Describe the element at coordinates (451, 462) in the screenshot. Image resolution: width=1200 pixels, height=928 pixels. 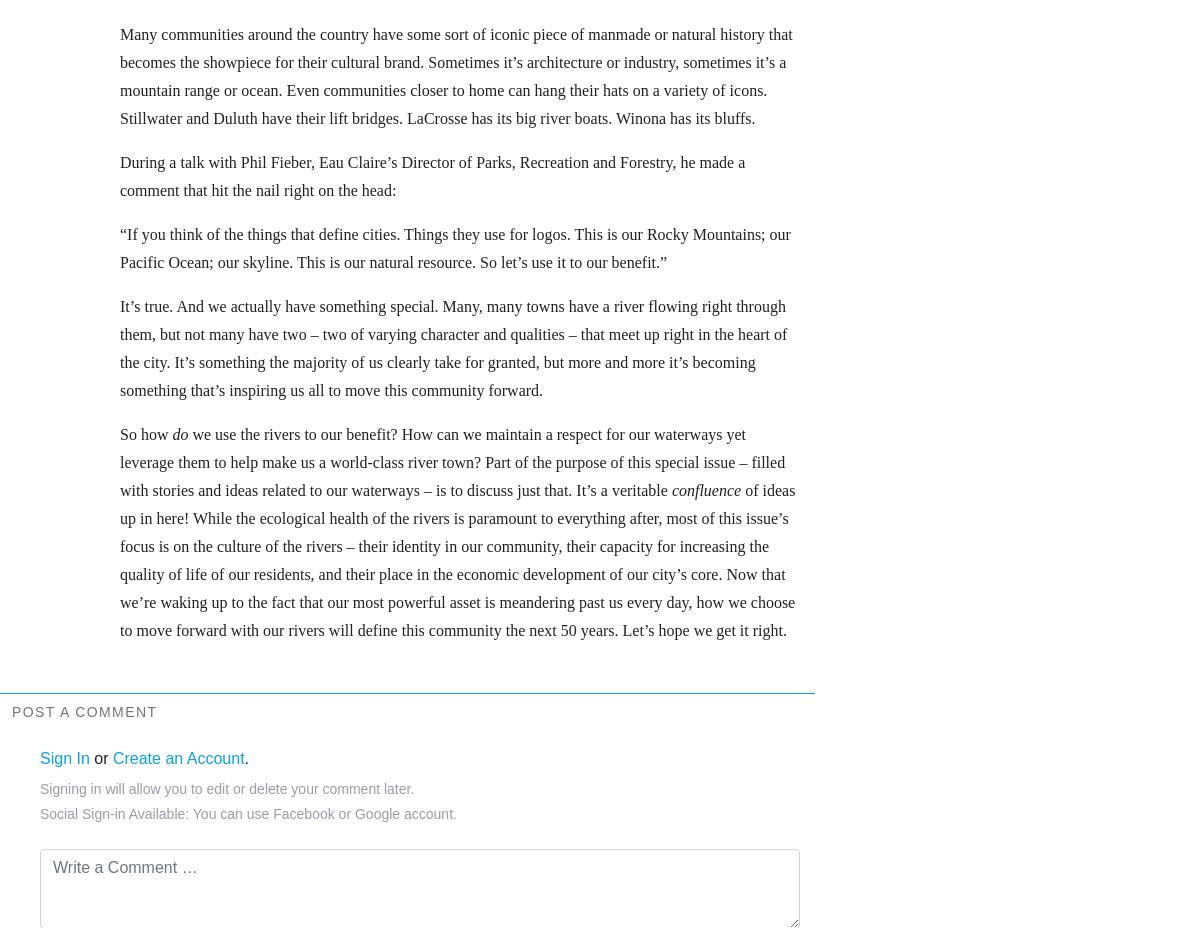
I see `'we use the rivers to our benefit? How can we maintain a respect for our waterways yet leverage them to help make us a world-class river town? Part of the purpose of this special issue – filled with stories and ideas related to our waterways – is to discuss just that. It’s a veritable'` at that location.